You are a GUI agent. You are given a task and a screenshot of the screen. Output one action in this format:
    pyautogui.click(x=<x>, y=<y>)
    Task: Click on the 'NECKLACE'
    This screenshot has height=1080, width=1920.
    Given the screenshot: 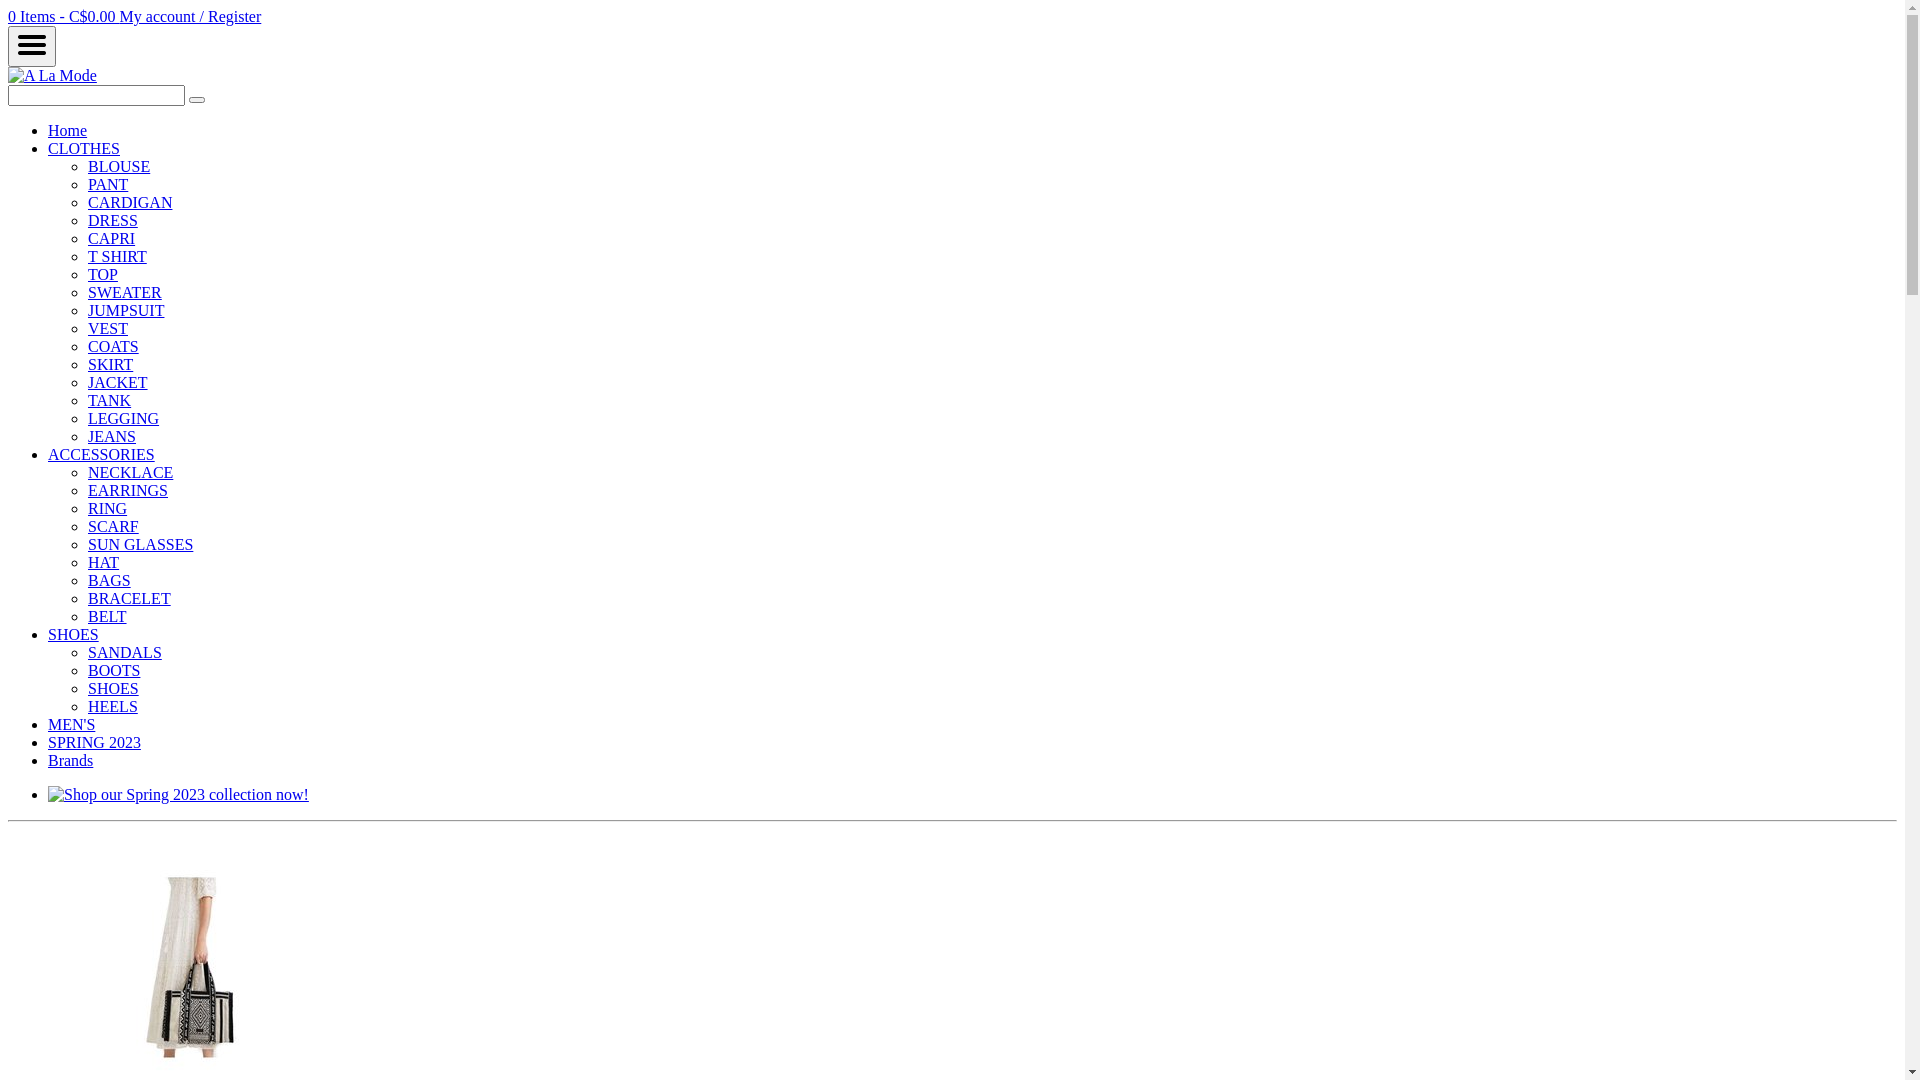 What is the action you would take?
    pyautogui.click(x=129, y=472)
    